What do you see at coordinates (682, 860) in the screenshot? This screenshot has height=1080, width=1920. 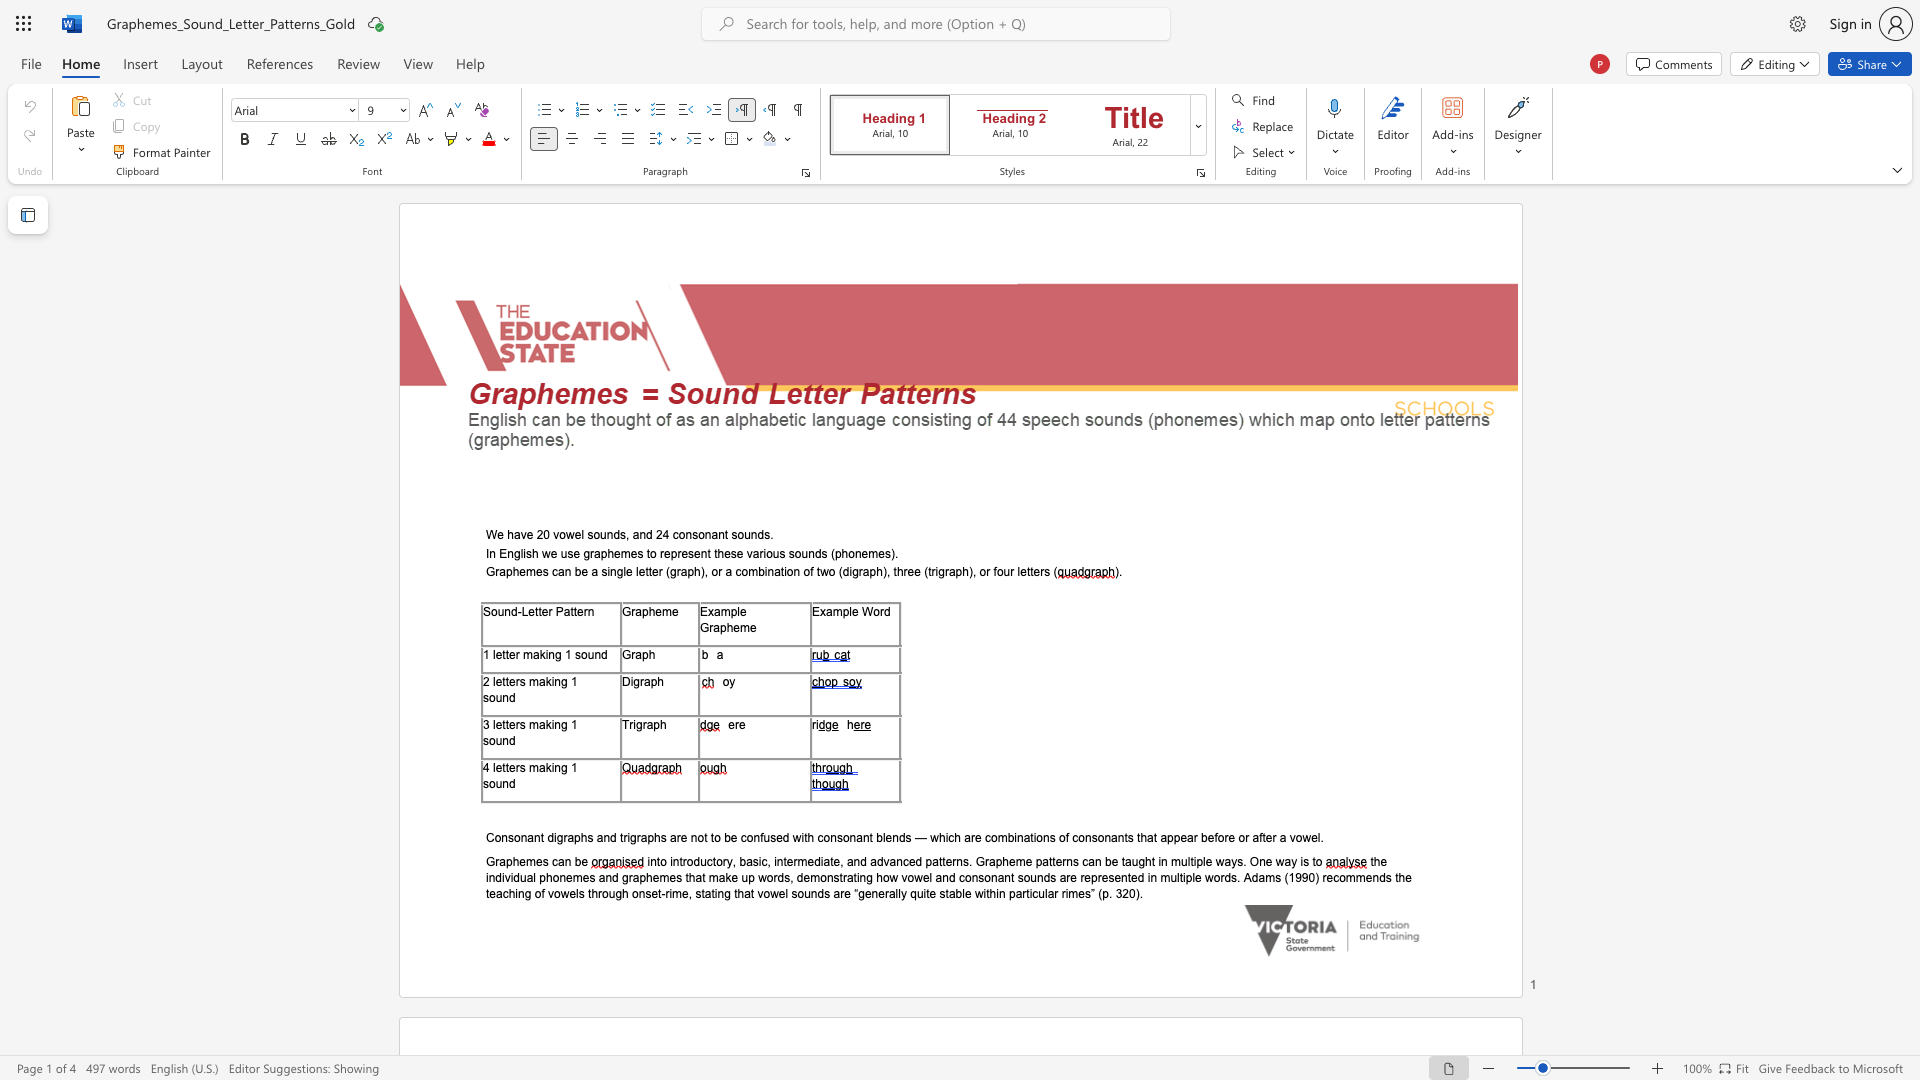 I see `the subset text "roductory, basic, intermediate, and advanced patterns. Graphem" within the text "into introductory, basic, intermediate, and advanced patterns. Grapheme patterns can be taught in multiple ways. One way is to"` at bounding box center [682, 860].